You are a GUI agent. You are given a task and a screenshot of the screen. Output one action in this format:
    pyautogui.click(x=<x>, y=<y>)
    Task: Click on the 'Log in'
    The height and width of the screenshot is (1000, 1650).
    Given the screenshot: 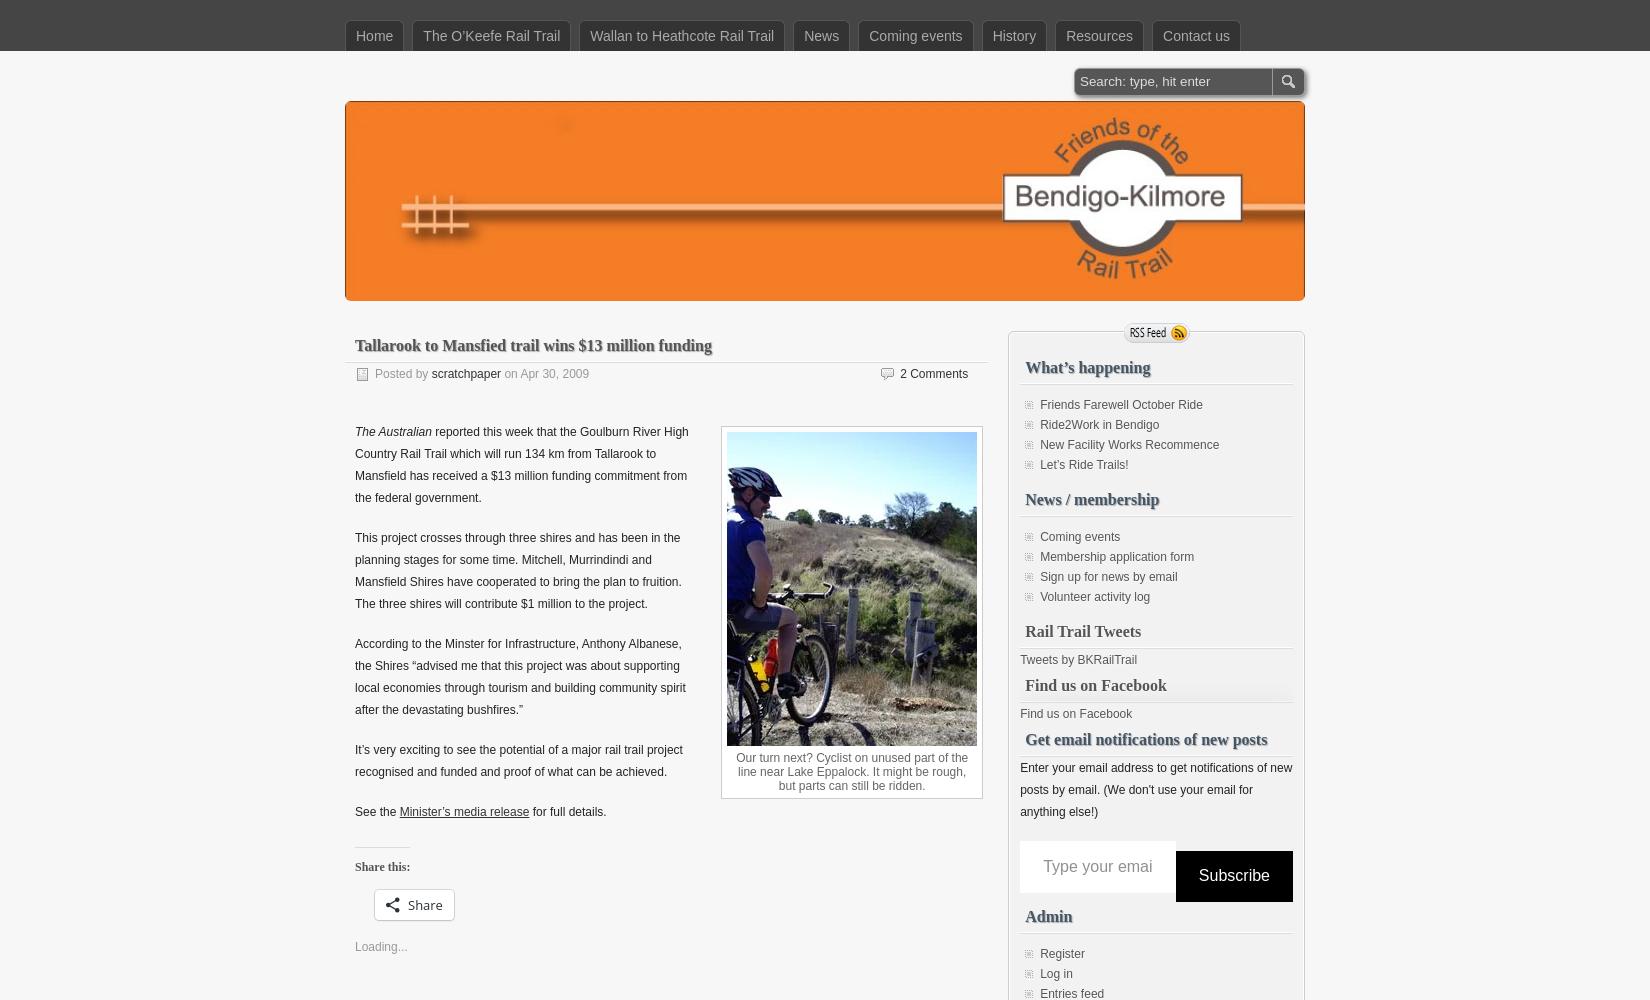 What is the action you would take?
    pyautogui.click(x=1056, y=972)
    